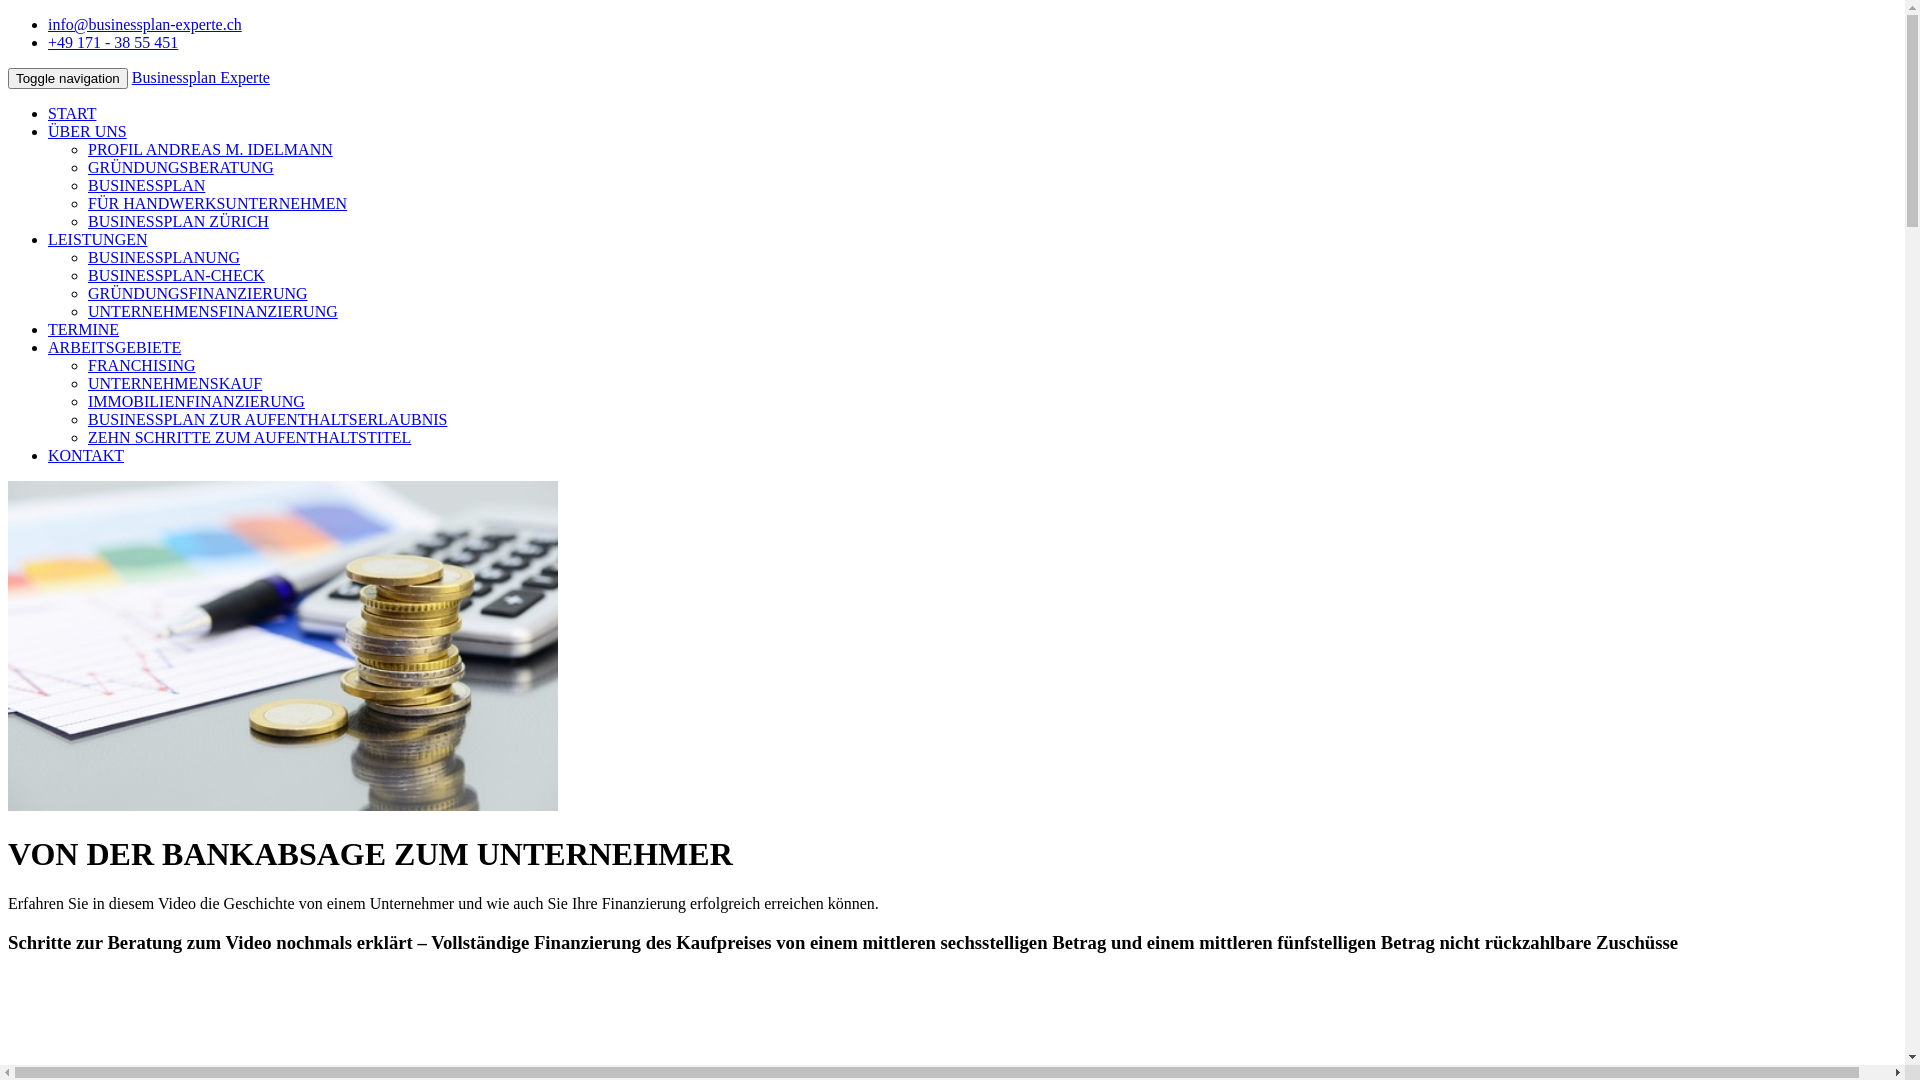 The image size is (1920, 1080). I want to click on 'info@businessplan-experte.ch', so click(143, 24).